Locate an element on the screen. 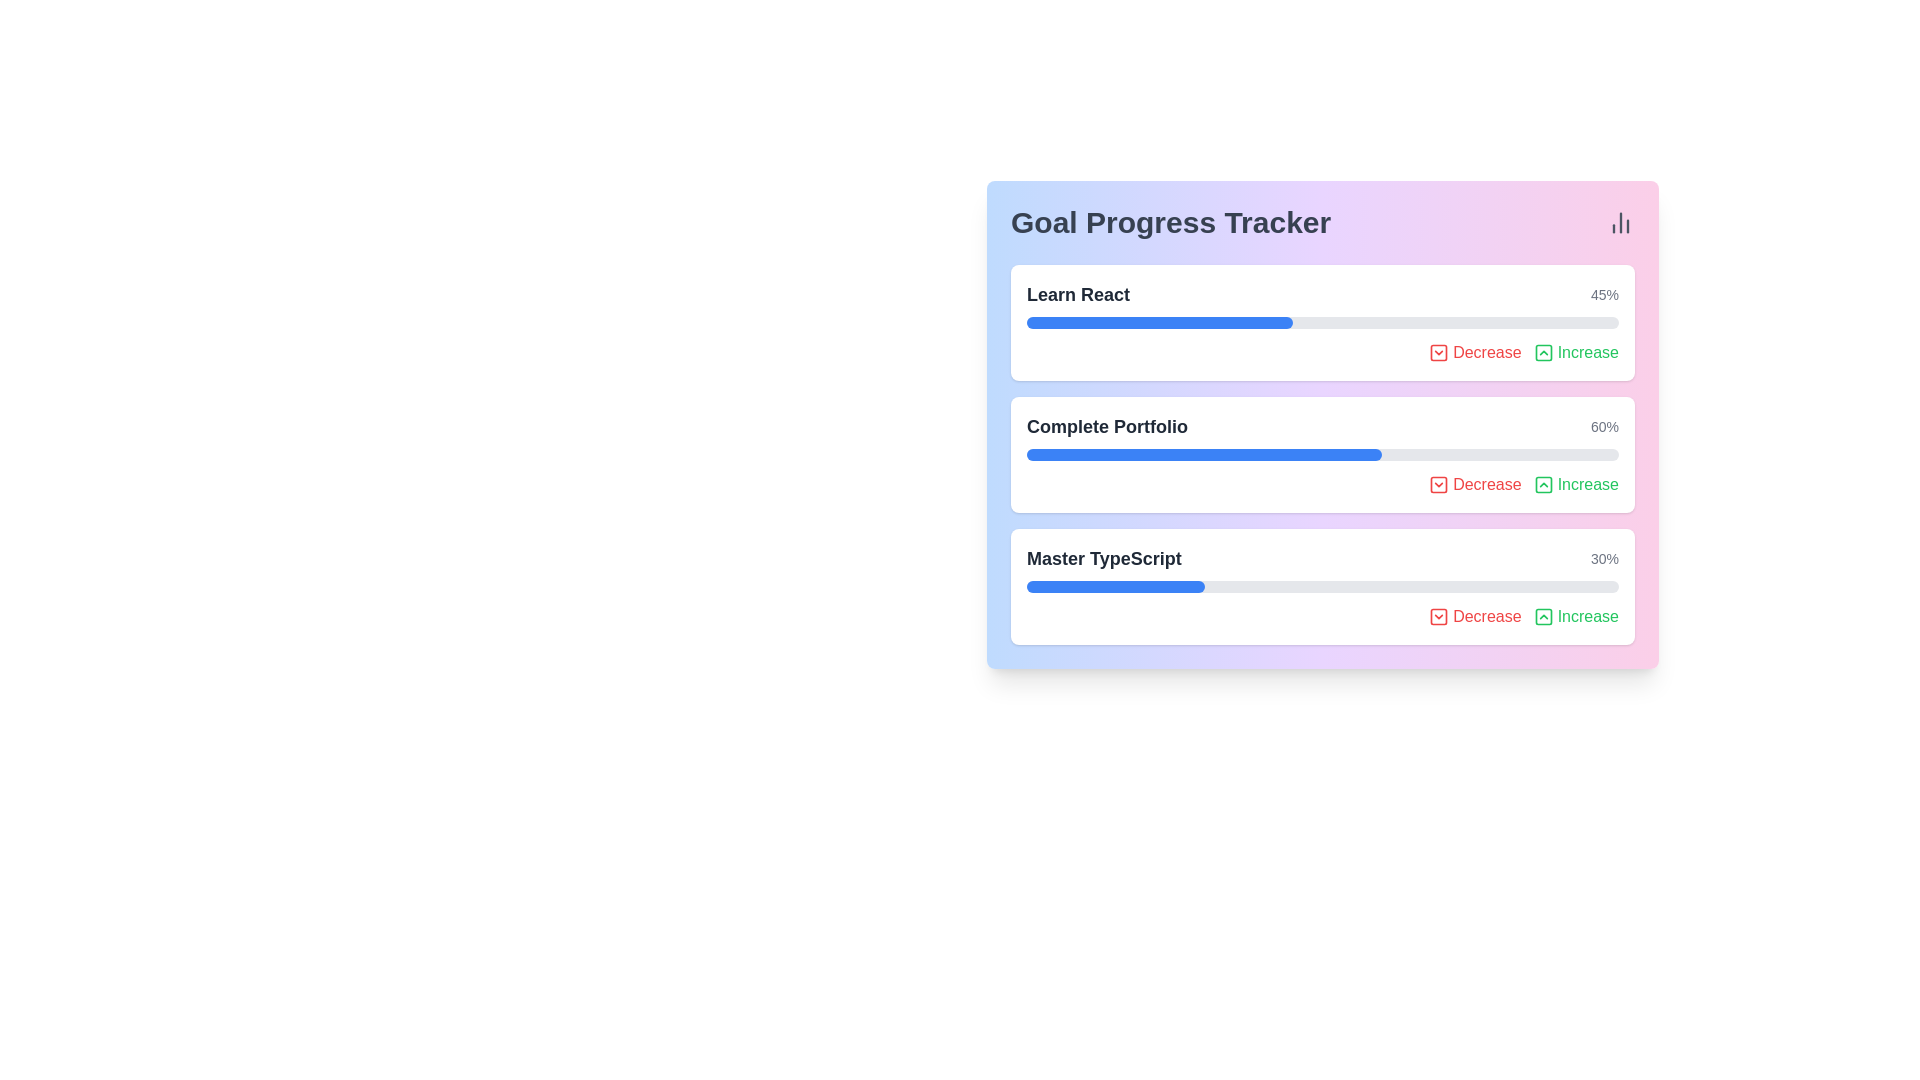  the small square icon with a downward chevron, styled with a red border and background, located within the 'Decrease' button of the 'Complete Portfolio' section in the Goal Progress Tracker interface is located at coordinates (1438, 485).